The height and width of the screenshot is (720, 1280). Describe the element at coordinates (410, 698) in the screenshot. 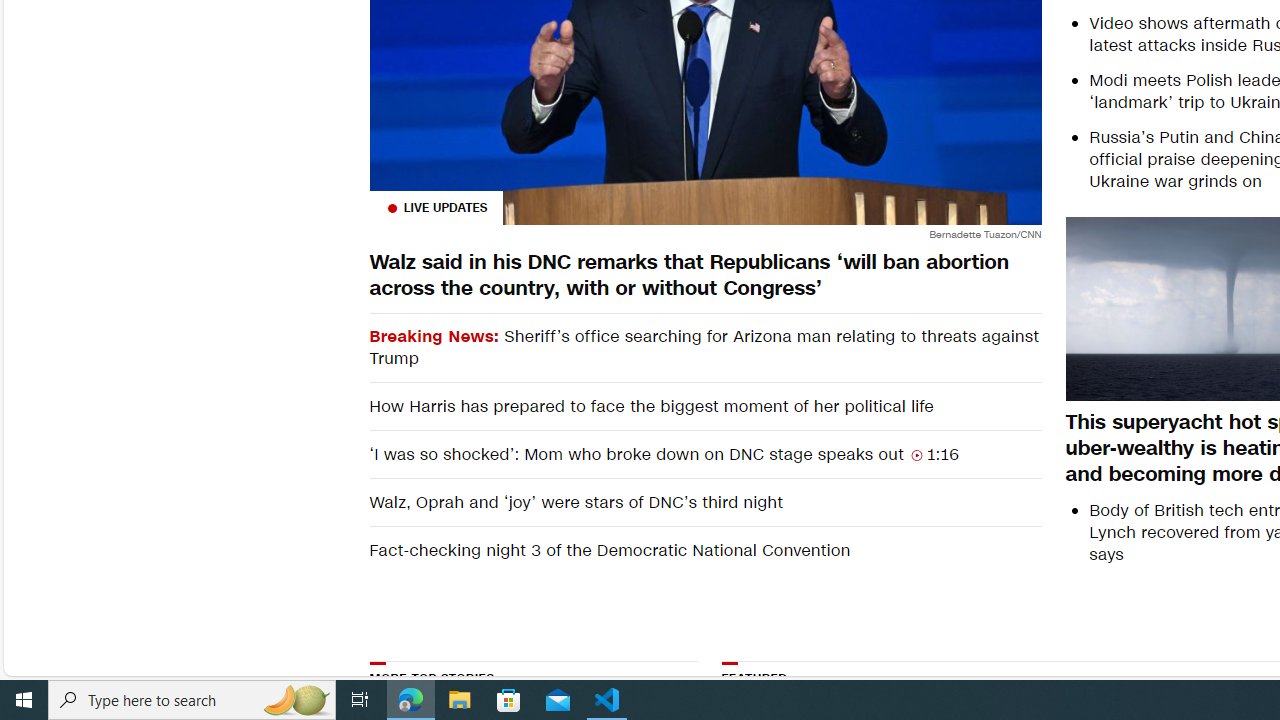

I see `'Microsoft Edge - 1 running window'` at that location.